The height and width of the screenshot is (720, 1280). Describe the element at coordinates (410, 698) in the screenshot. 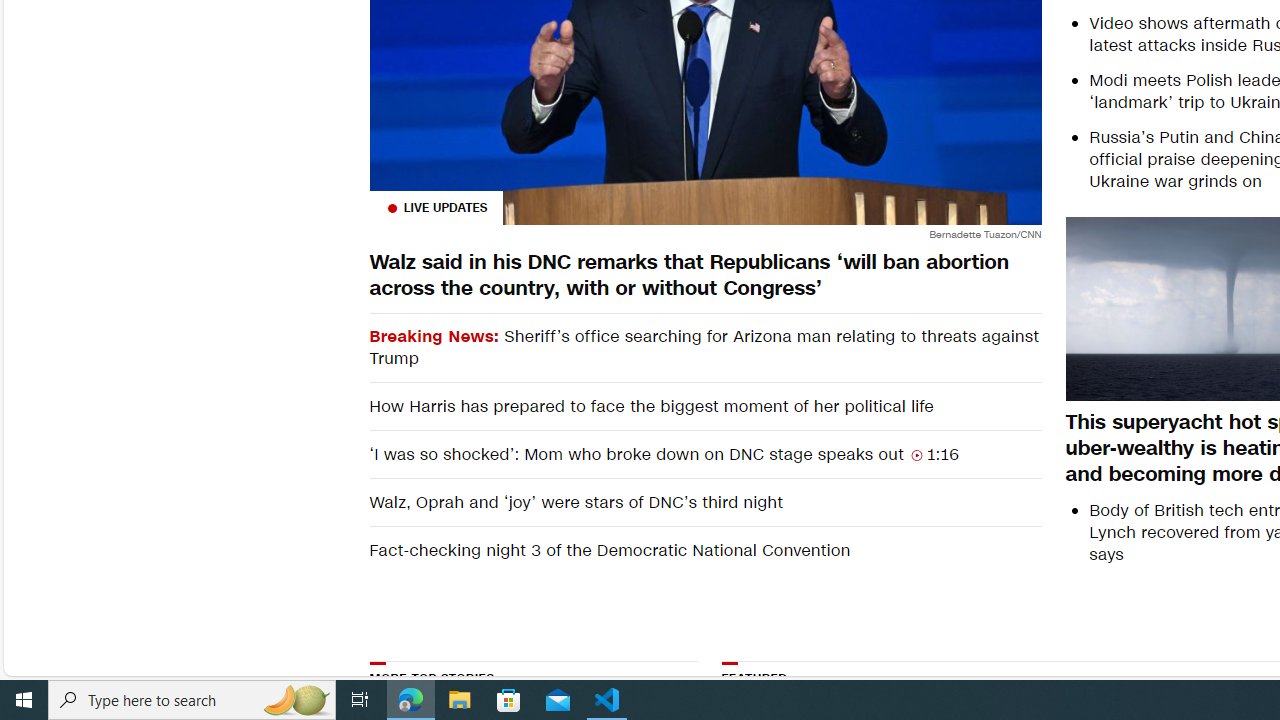

I see `'Microsoft Edge - 1 running window'` at that location.